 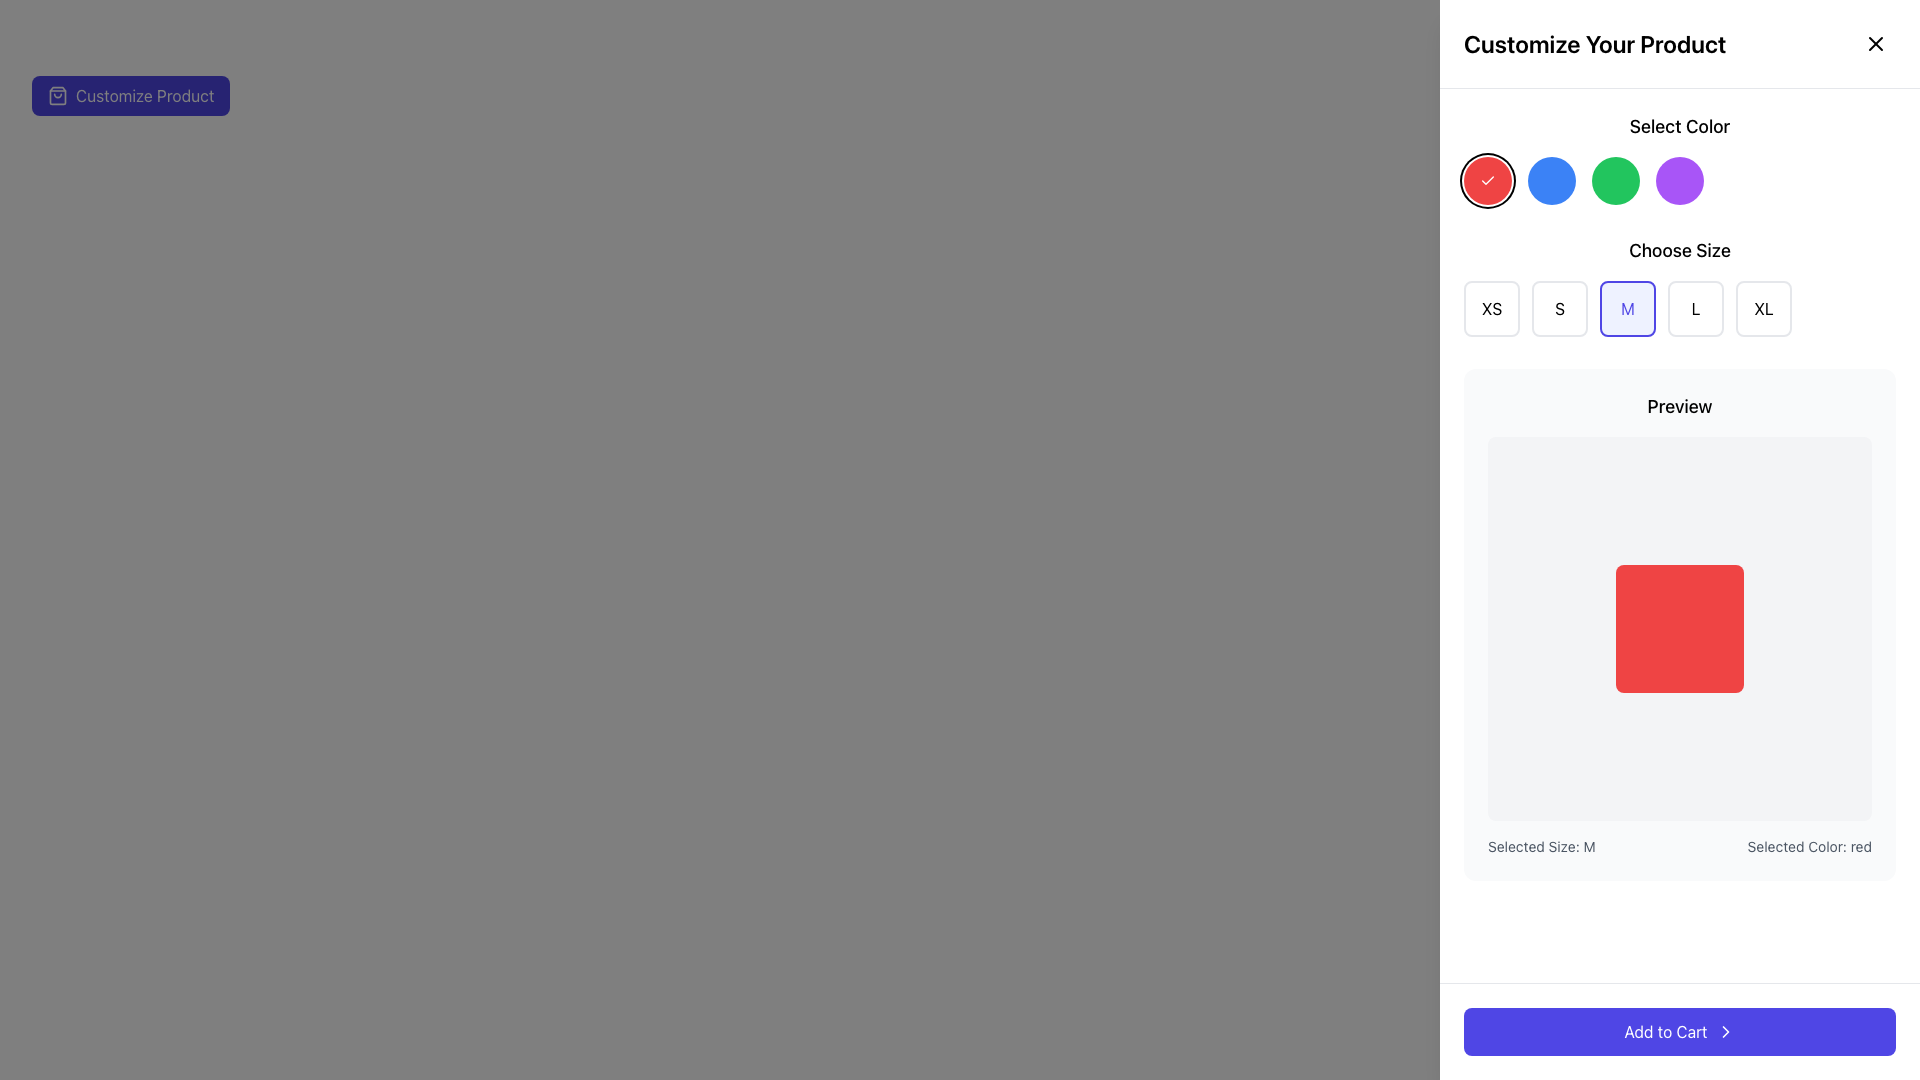 What do you see at coordinates (1680, 623) in the screenshot?
I see `the interactive content within the light-gray panel titled 'Preview', which contains a rounded square with a red fill and displays 'Selected Size: M' and 'Selected Color: red'` at bounding box center [1680, 623].